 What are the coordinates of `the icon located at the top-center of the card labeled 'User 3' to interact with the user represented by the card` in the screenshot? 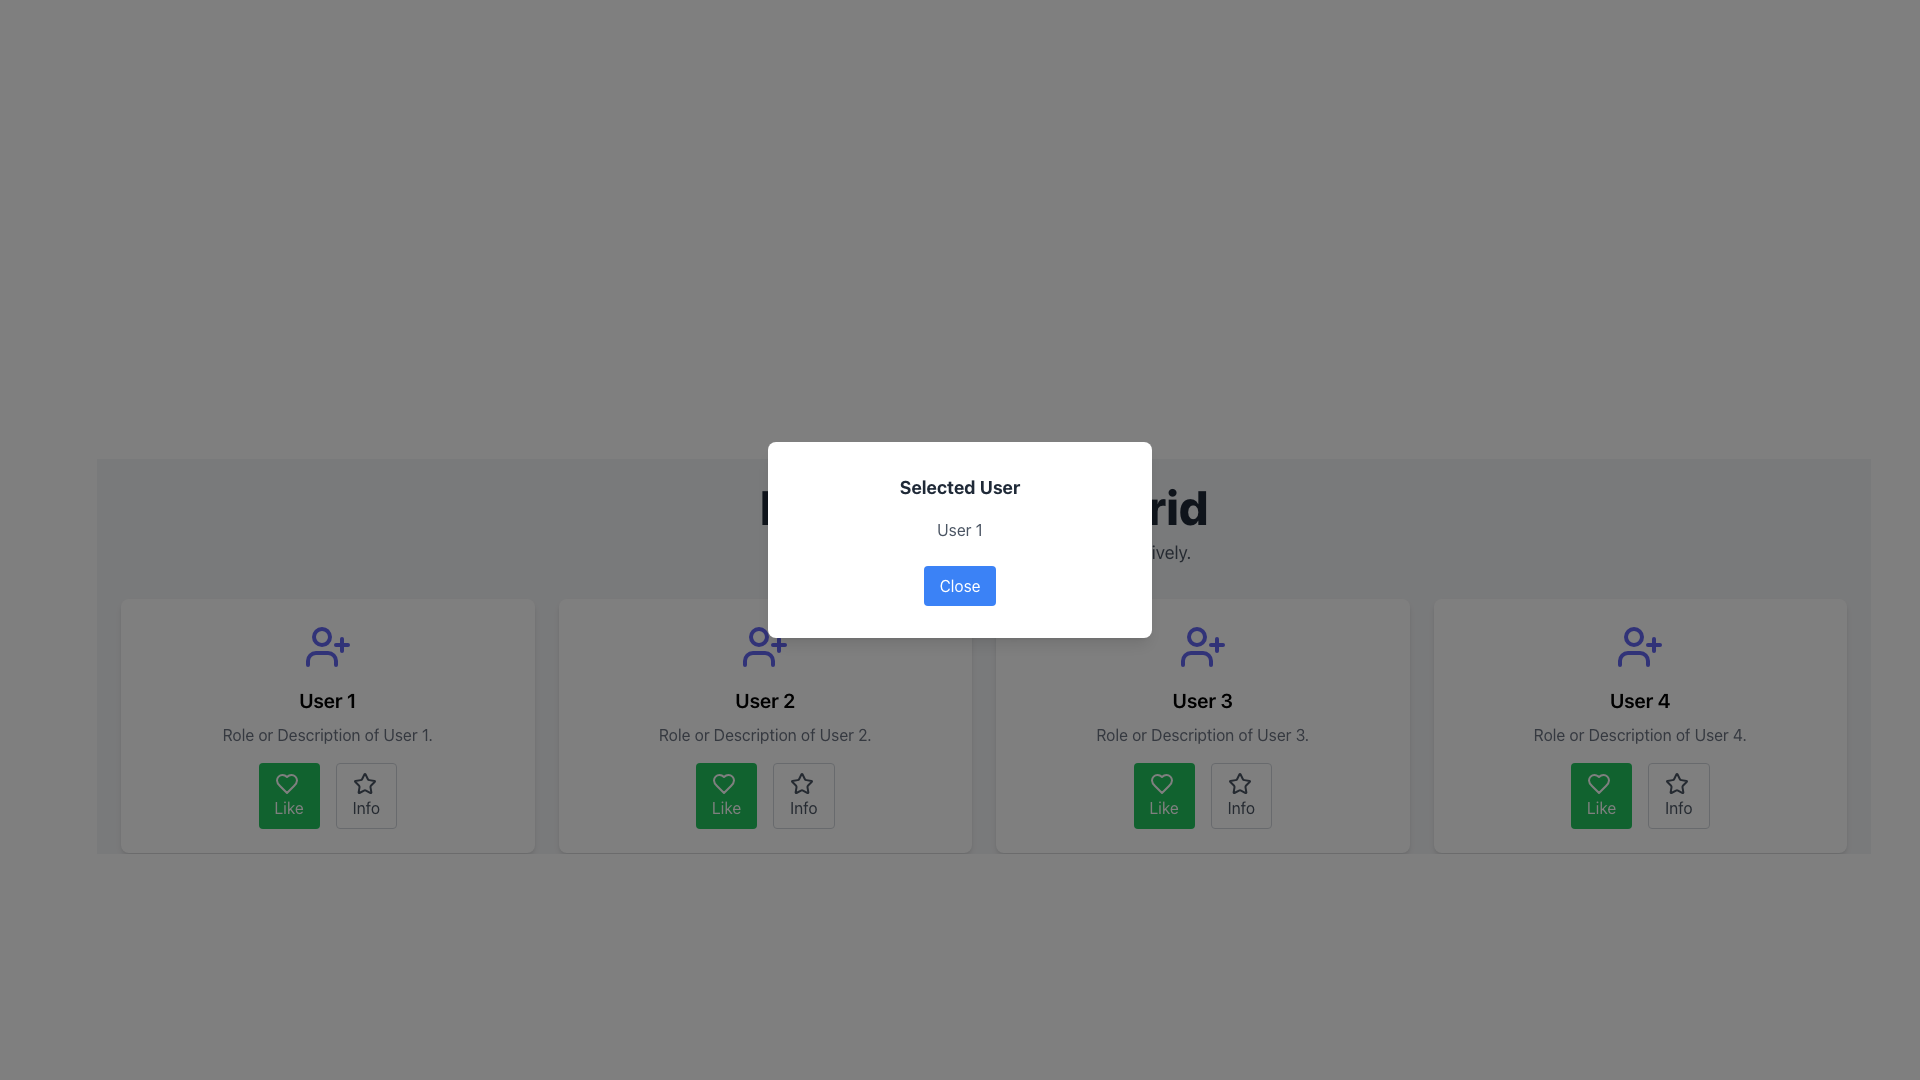 It's located at (1201, 647).